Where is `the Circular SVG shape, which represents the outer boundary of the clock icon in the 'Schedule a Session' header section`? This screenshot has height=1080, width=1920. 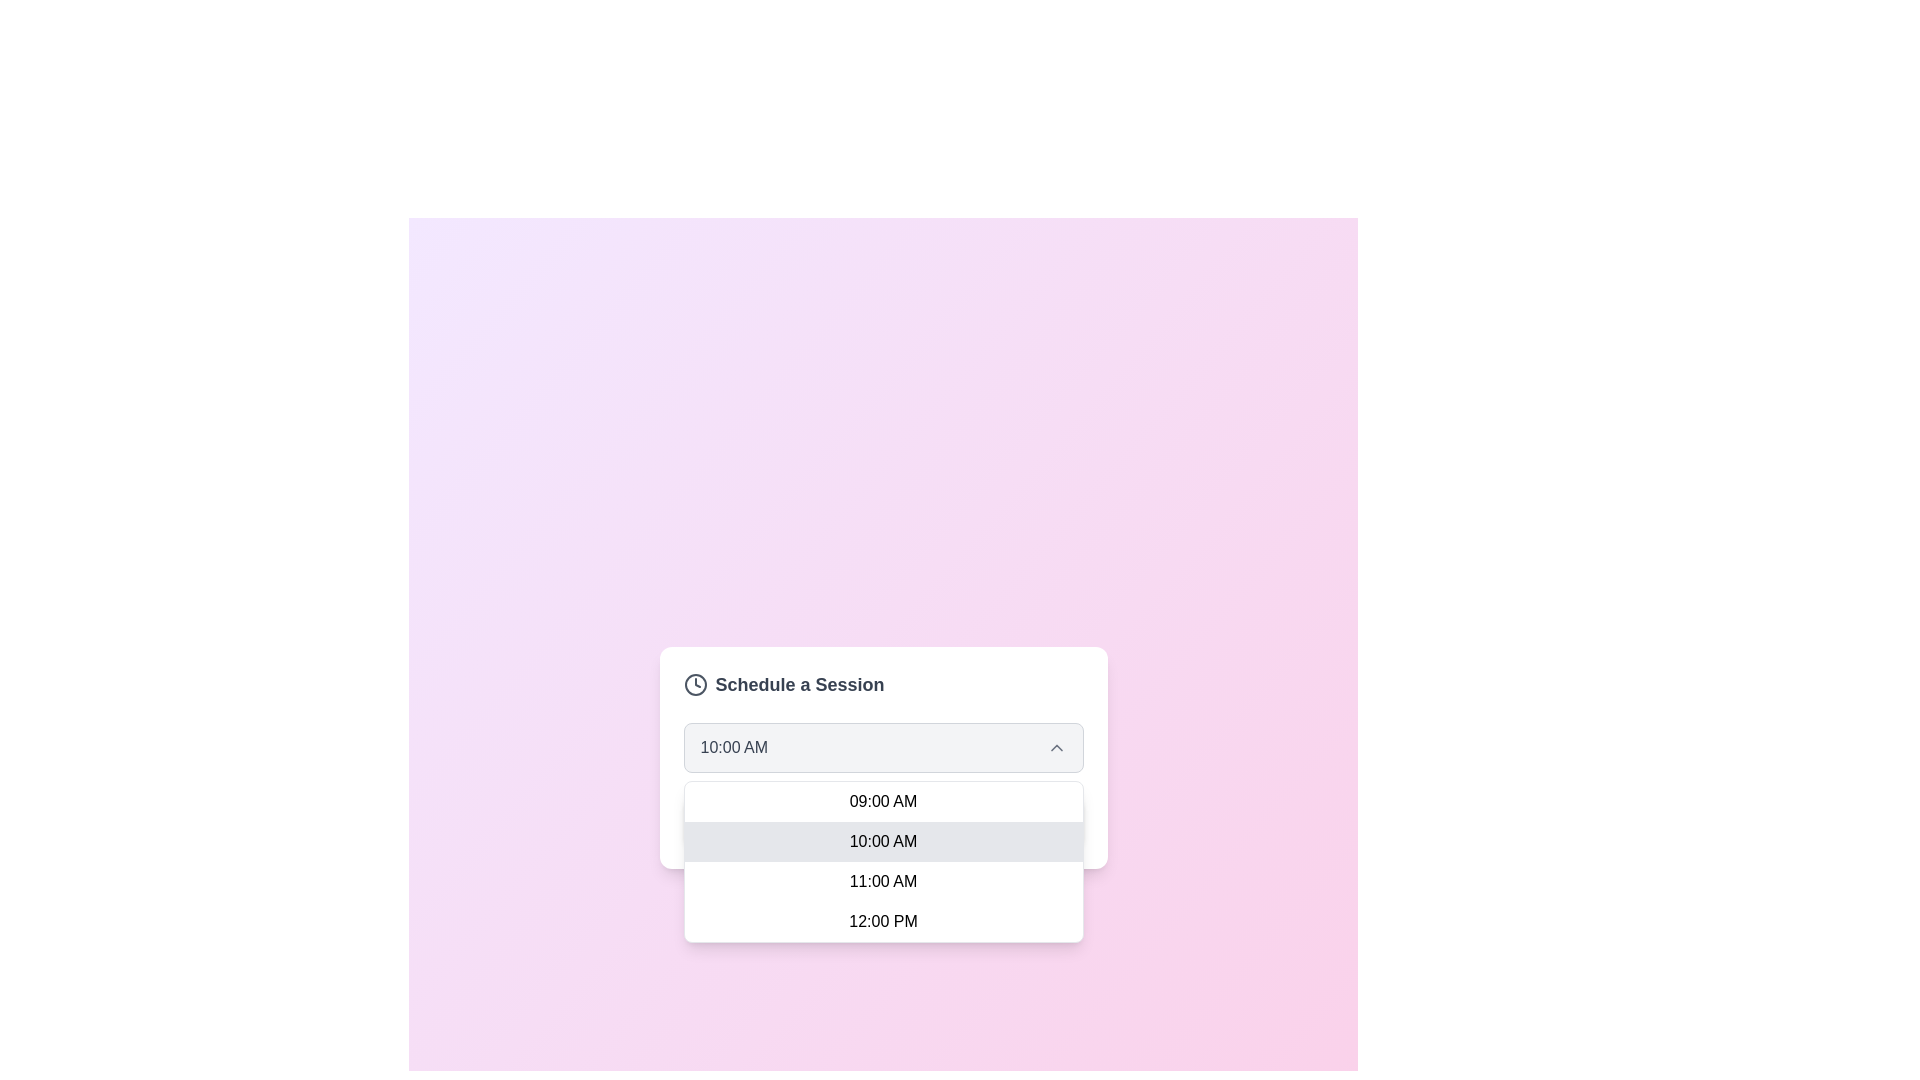
the Circular SVG shape, which represents the outer boundary of the clock icon in the 'Schedule a Session' header section is located at coordinates (695, 684).